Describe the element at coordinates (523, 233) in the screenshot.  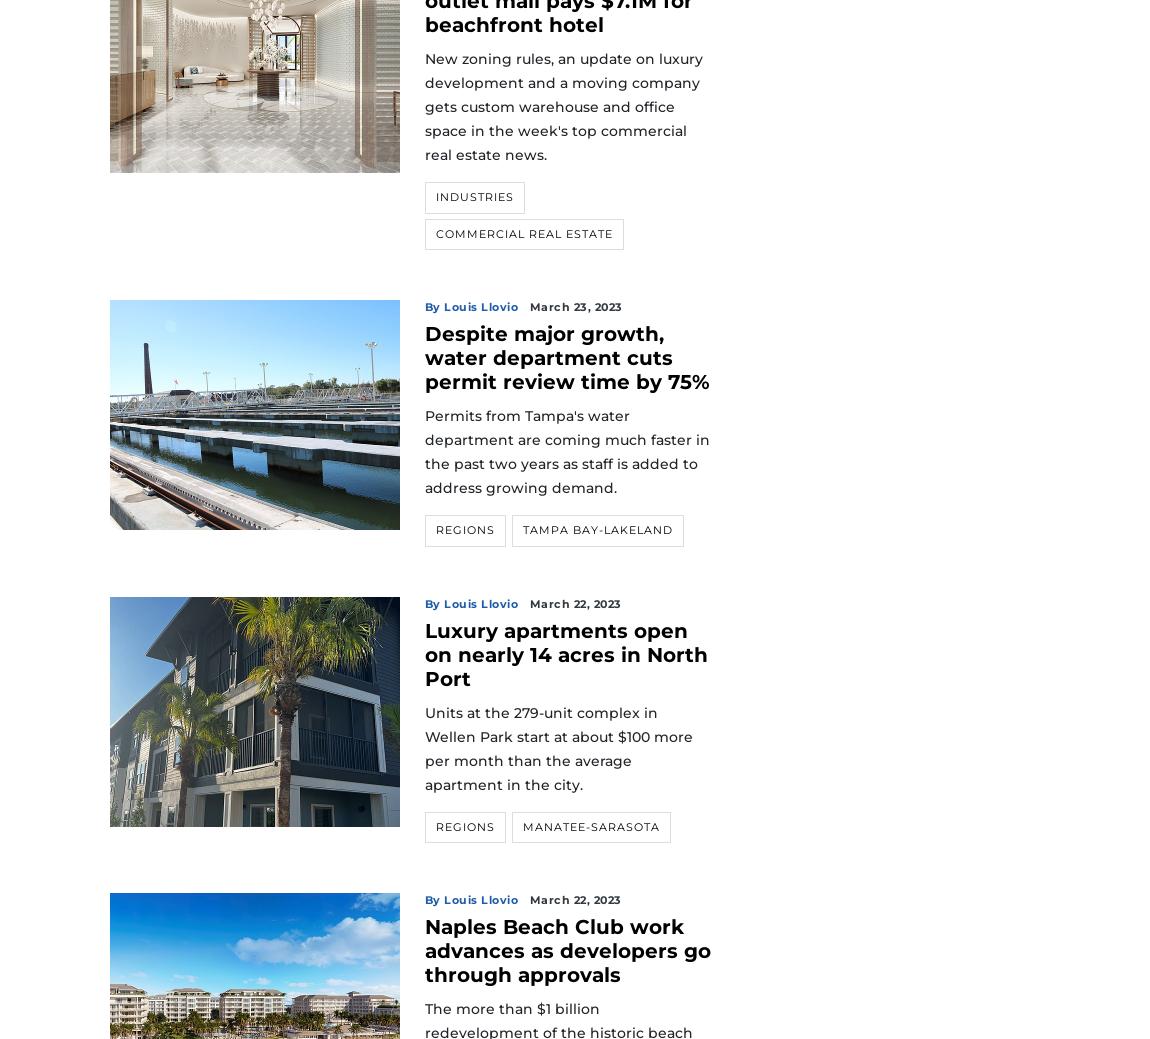
I see `'Commercial Real Estate'` at that location.